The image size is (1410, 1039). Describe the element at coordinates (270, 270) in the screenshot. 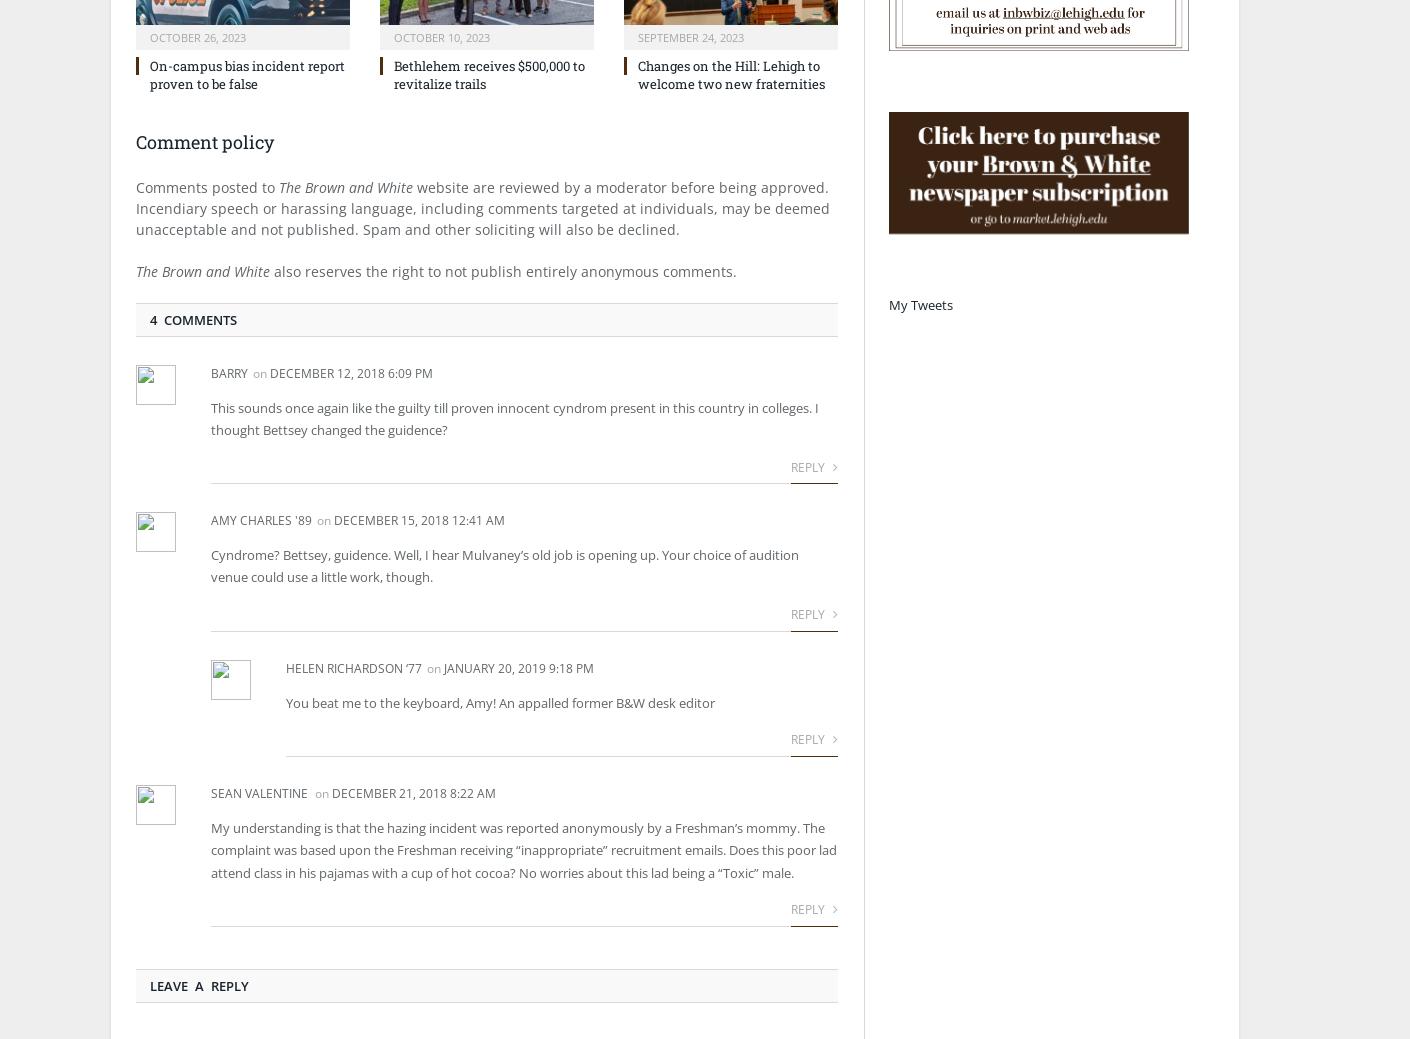

I see `'also reserves the right to not publish entirely anonymous comments.'` at that location.